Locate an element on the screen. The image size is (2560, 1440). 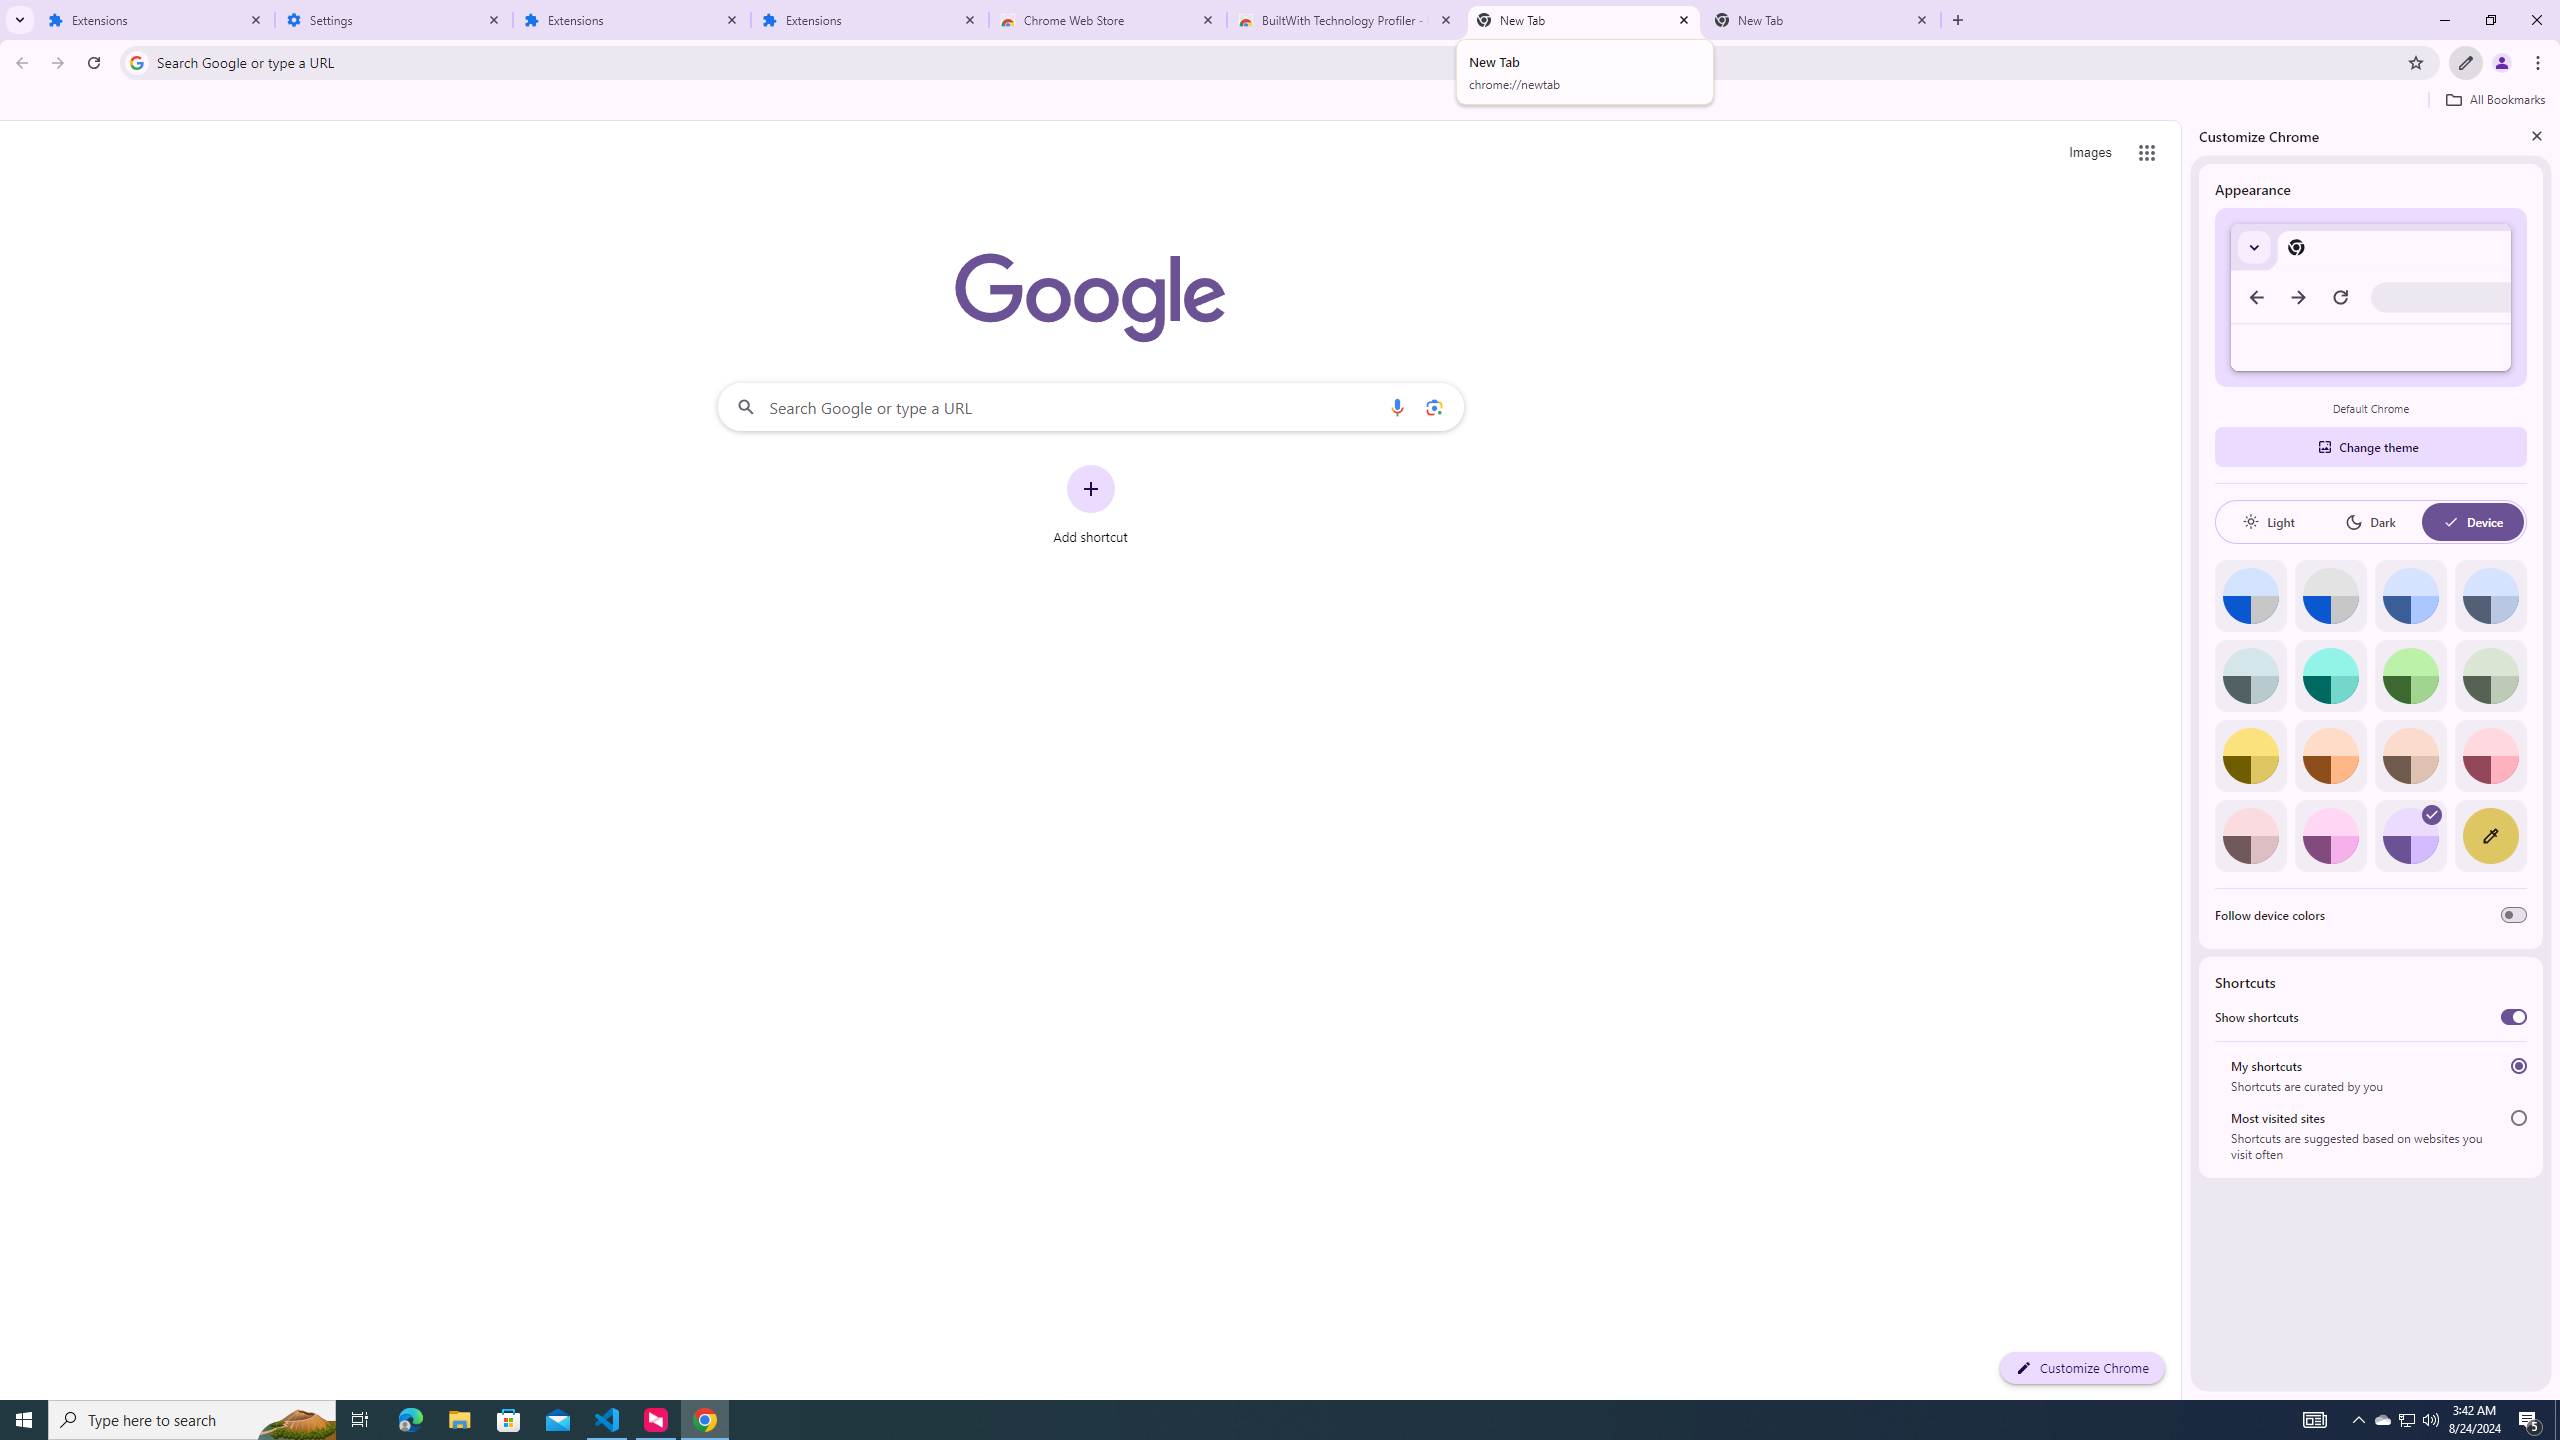
'Grey' is located at coordinates (2250, 674).